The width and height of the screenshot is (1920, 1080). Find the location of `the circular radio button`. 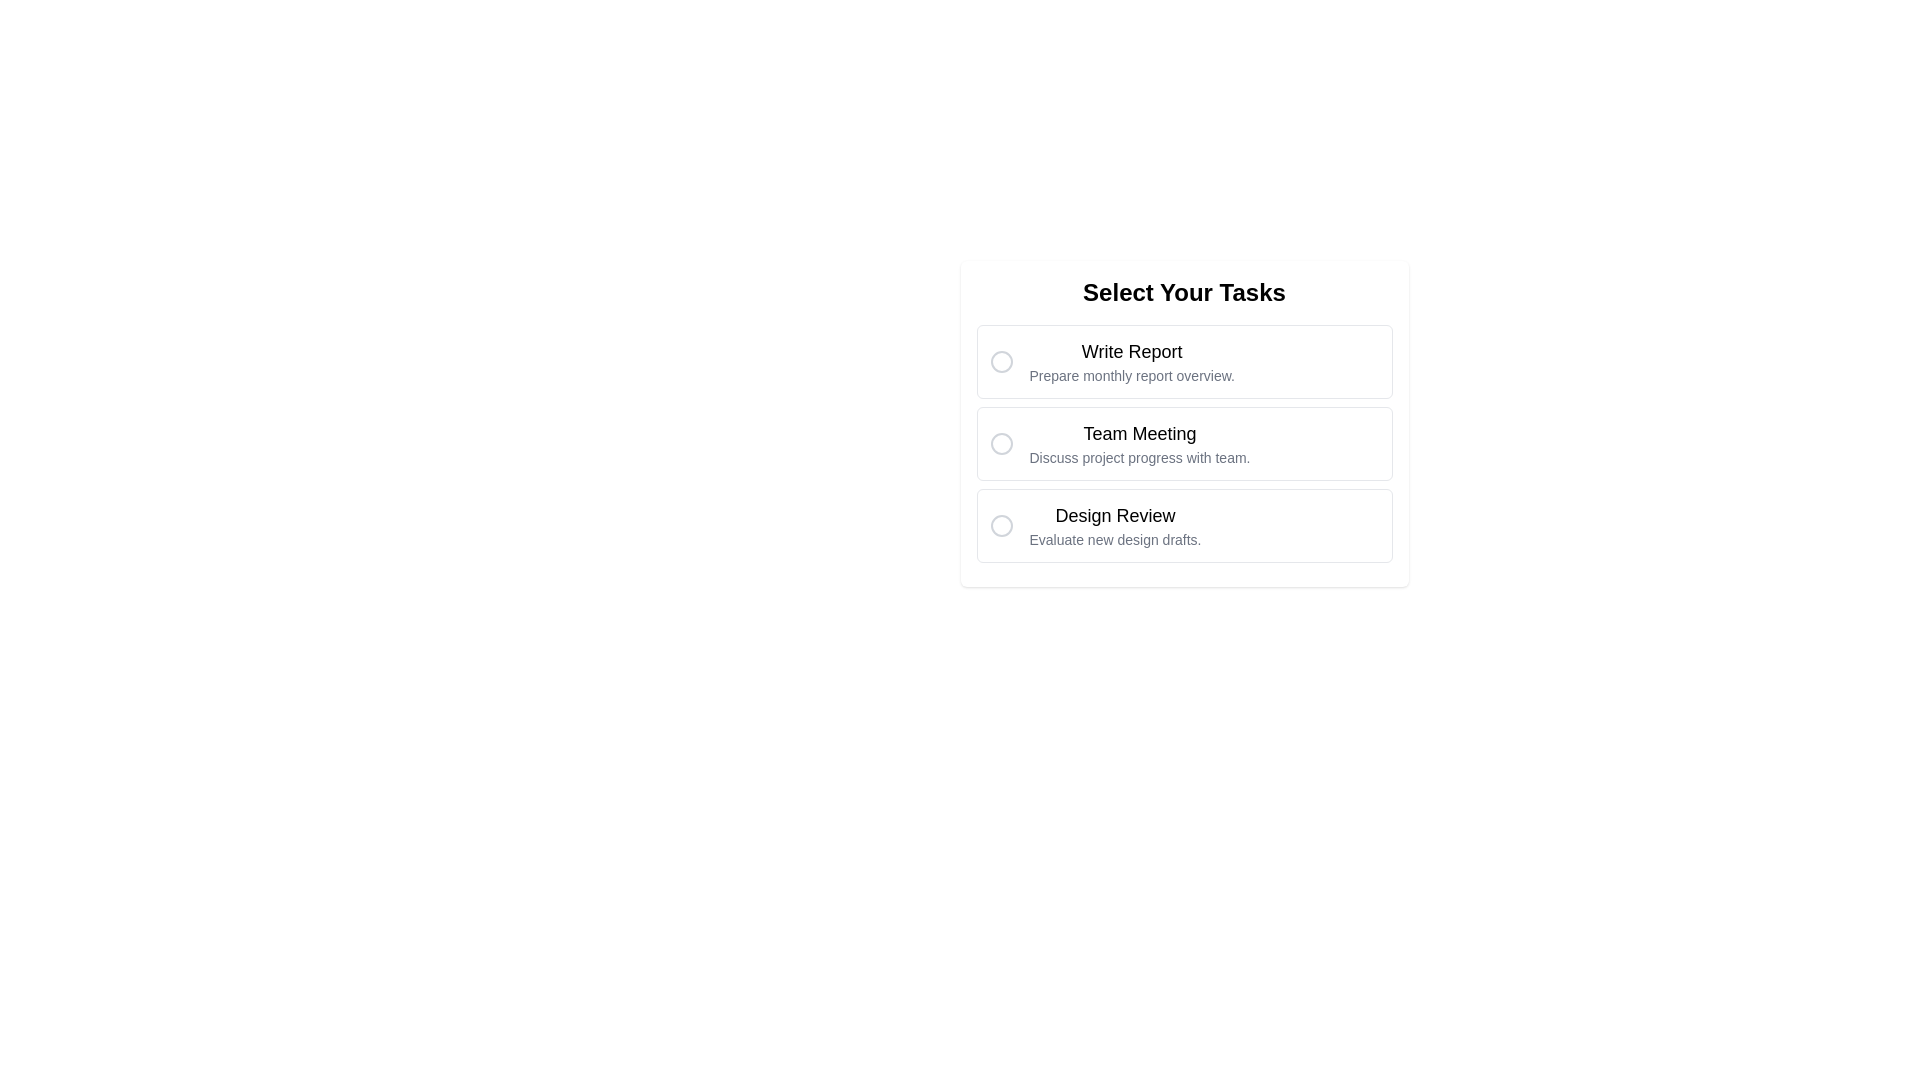

the circular radio button is located at coordinates (1184, 442).